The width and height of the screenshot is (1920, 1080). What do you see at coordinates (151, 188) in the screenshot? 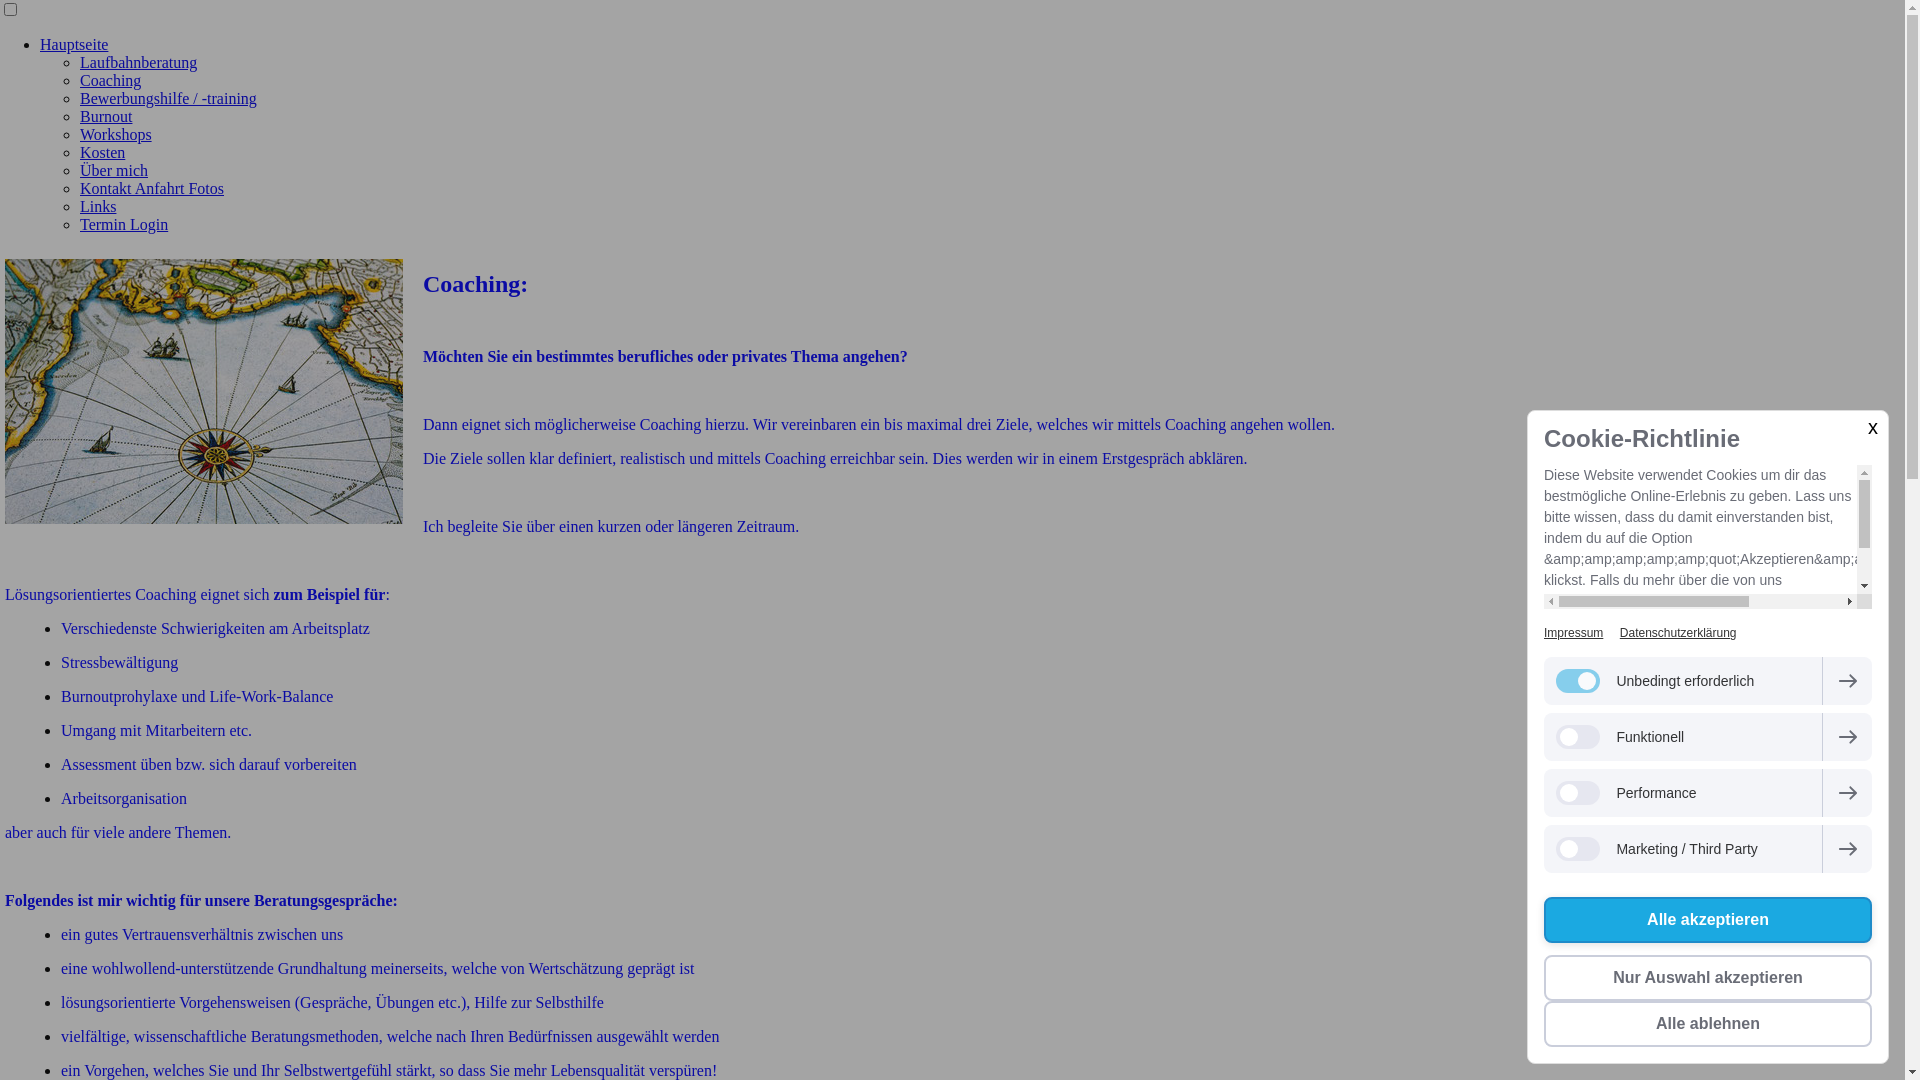
I see `'Kontakt Anfahrt Fotos'` at bounding box center [151, 188].